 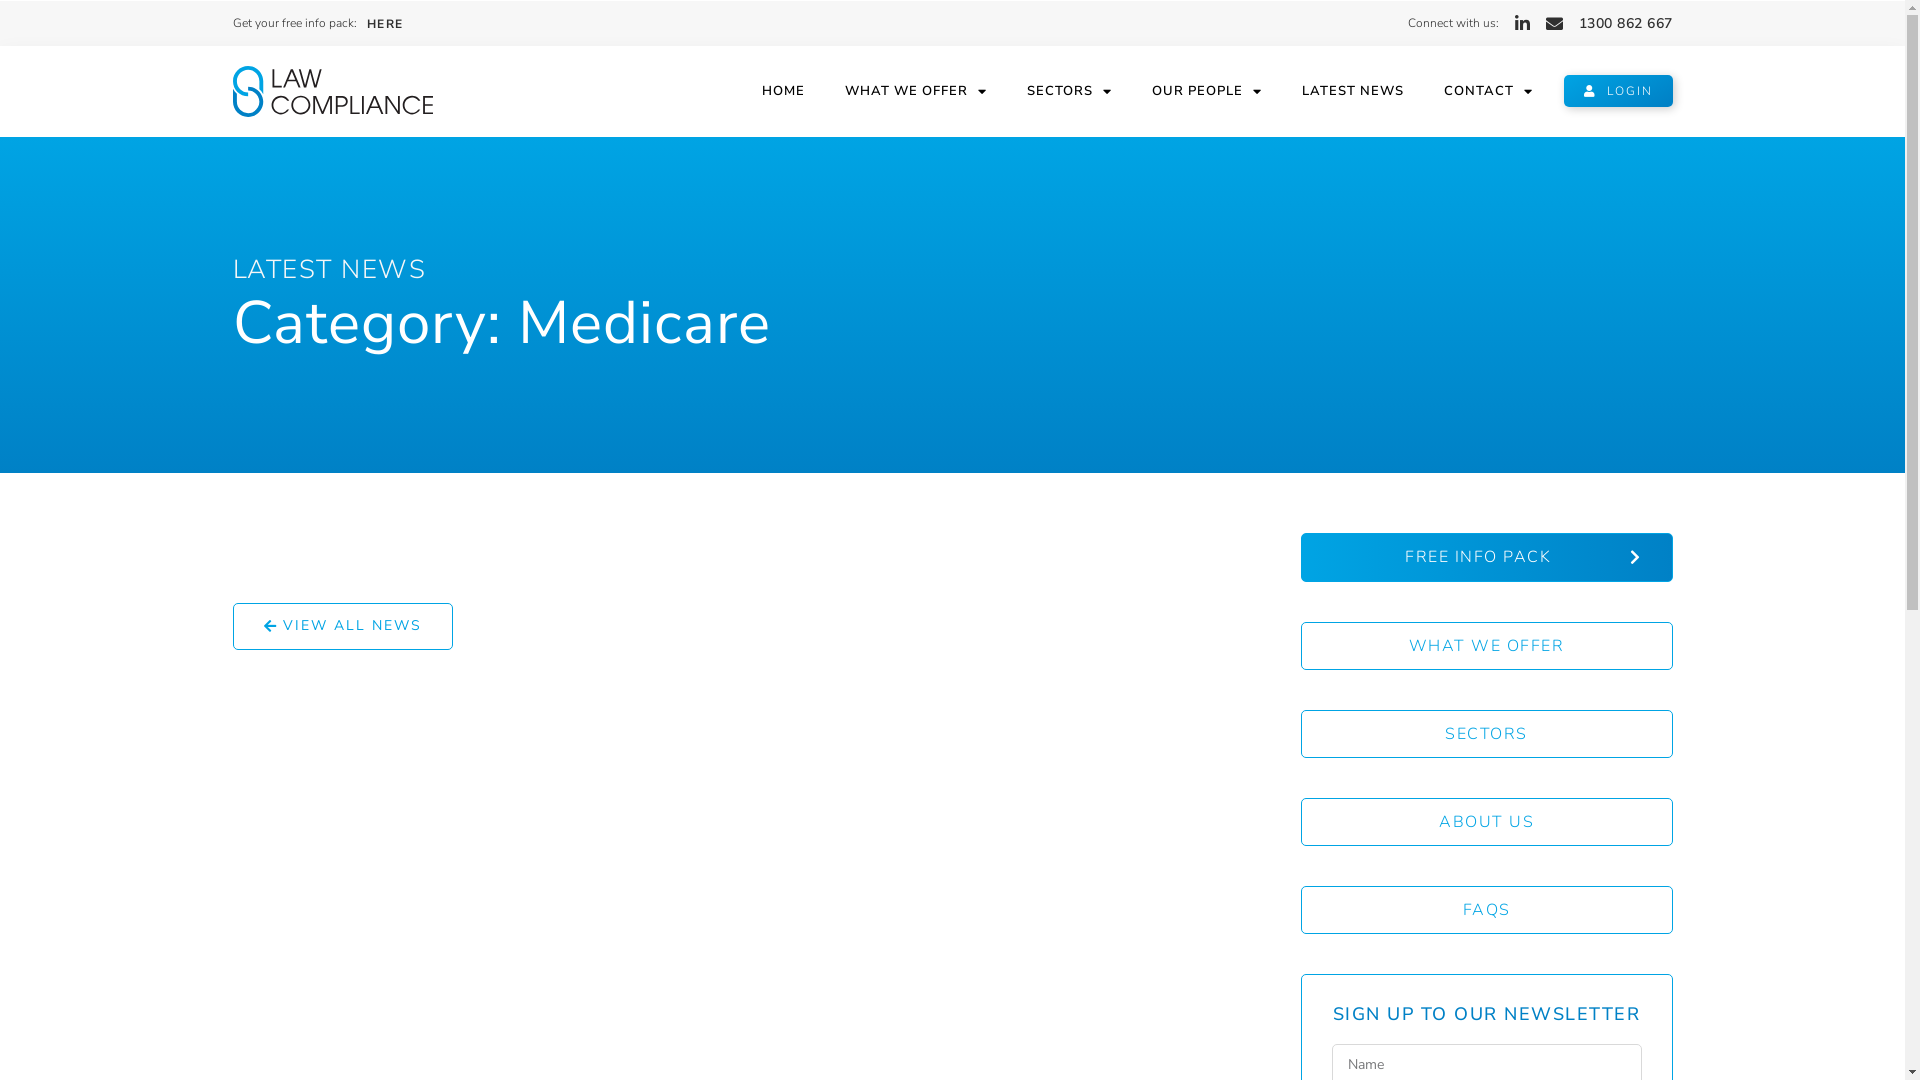 What do you see at coordinates (915, 91) in the screenshot?
I see `'WHAT WE OFFER'` at bounding box center [915, 91].